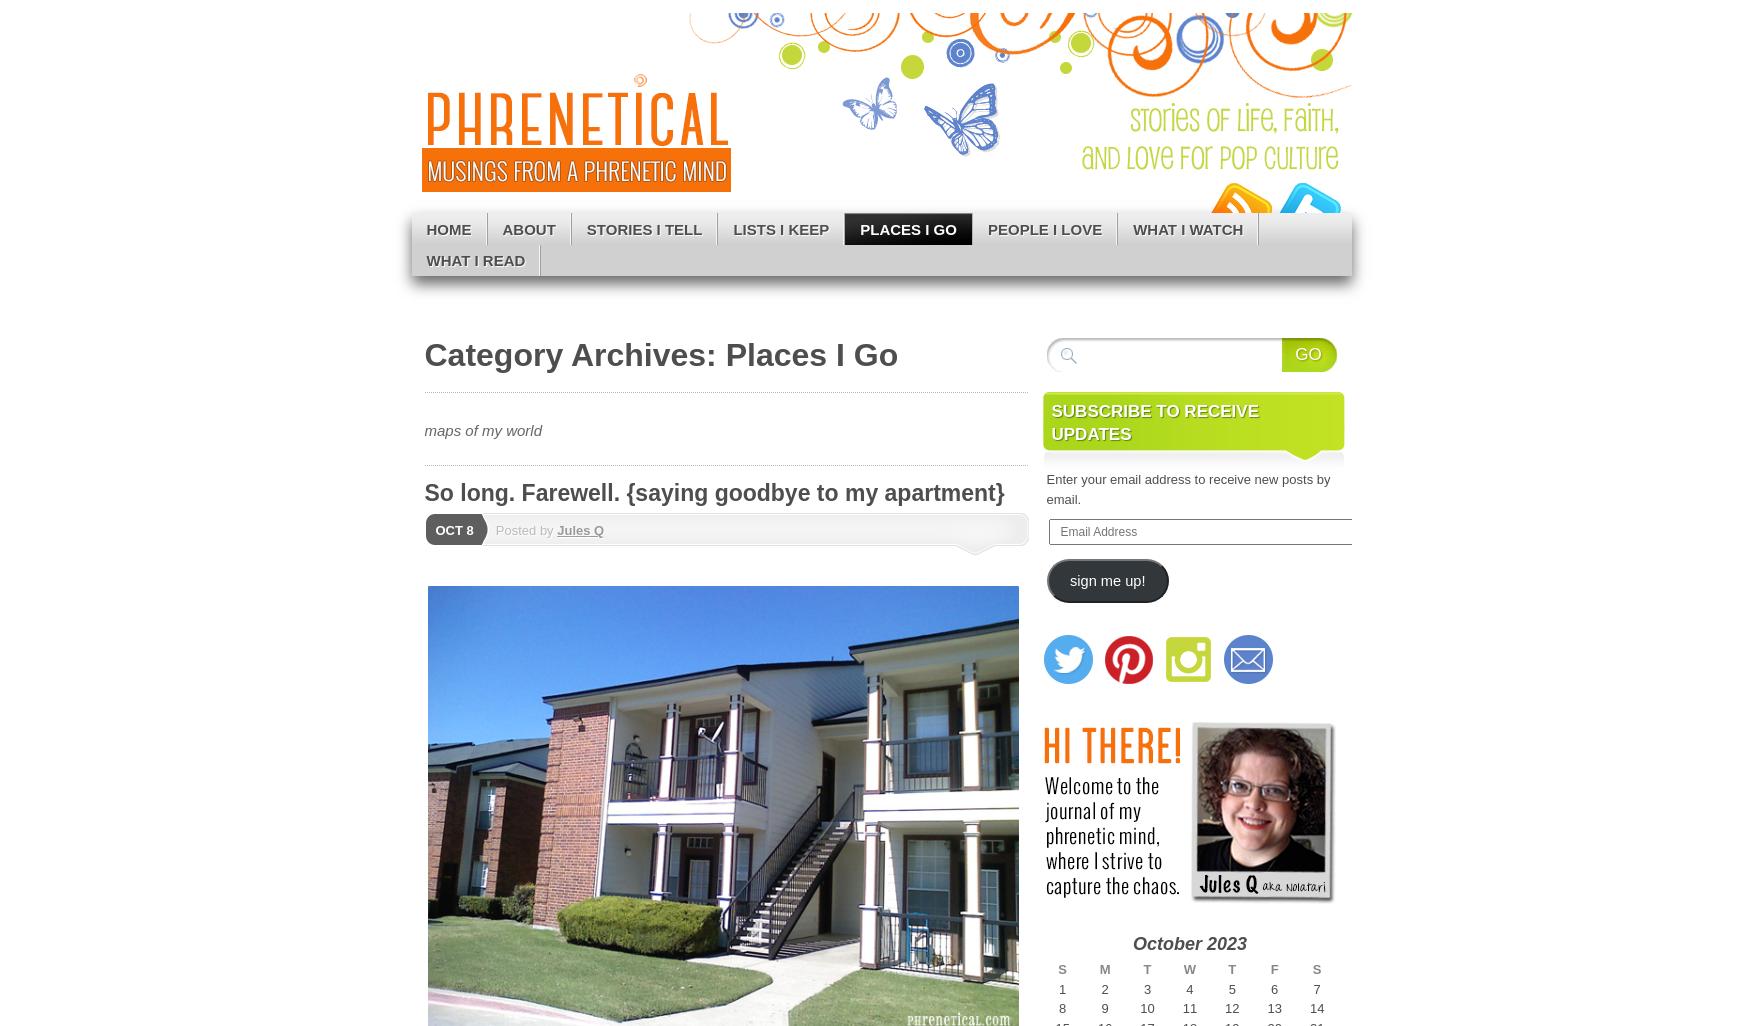 This screenshot has width=1763, height=1026. Describe the element at coordinates (1315, 1007) in the screenshot. I see `'14'` at that location.